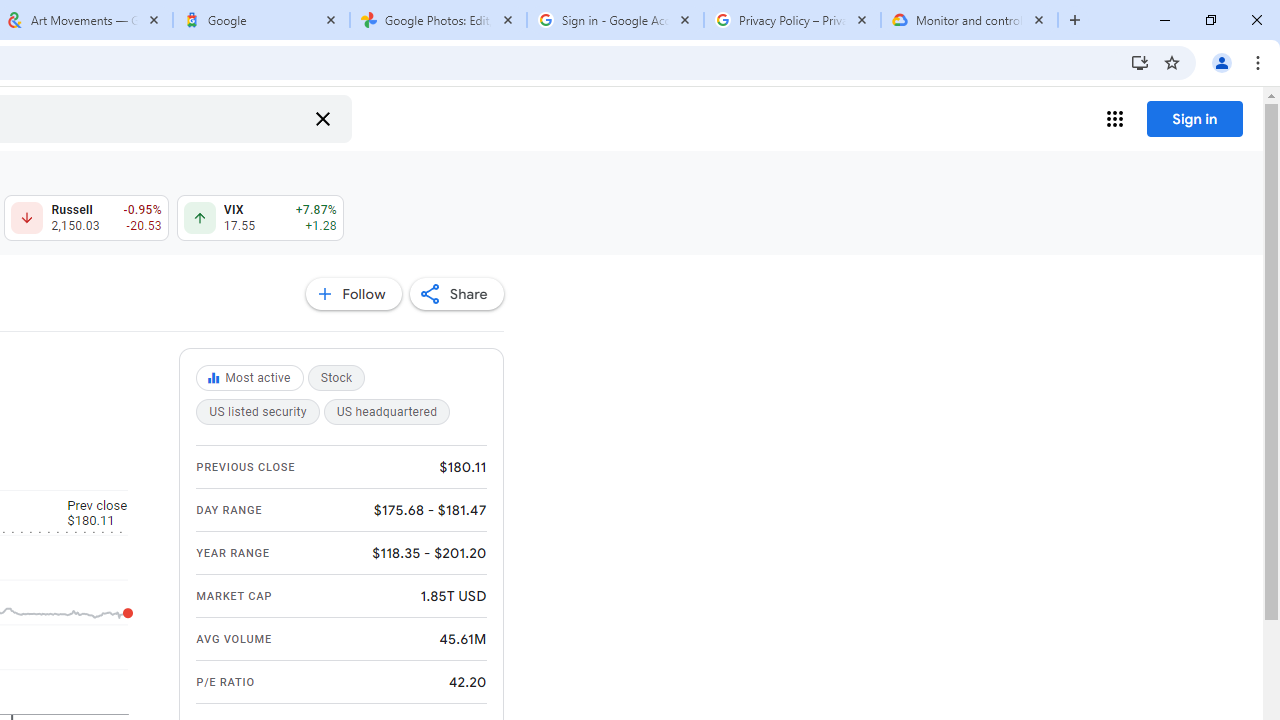 The width and height of the screenshot is (1280, 720). What do you see at coordinates (614, 20) in the screenshot?
I see `'Sign in - Google Accounts'` at bounding box center [614, 20].